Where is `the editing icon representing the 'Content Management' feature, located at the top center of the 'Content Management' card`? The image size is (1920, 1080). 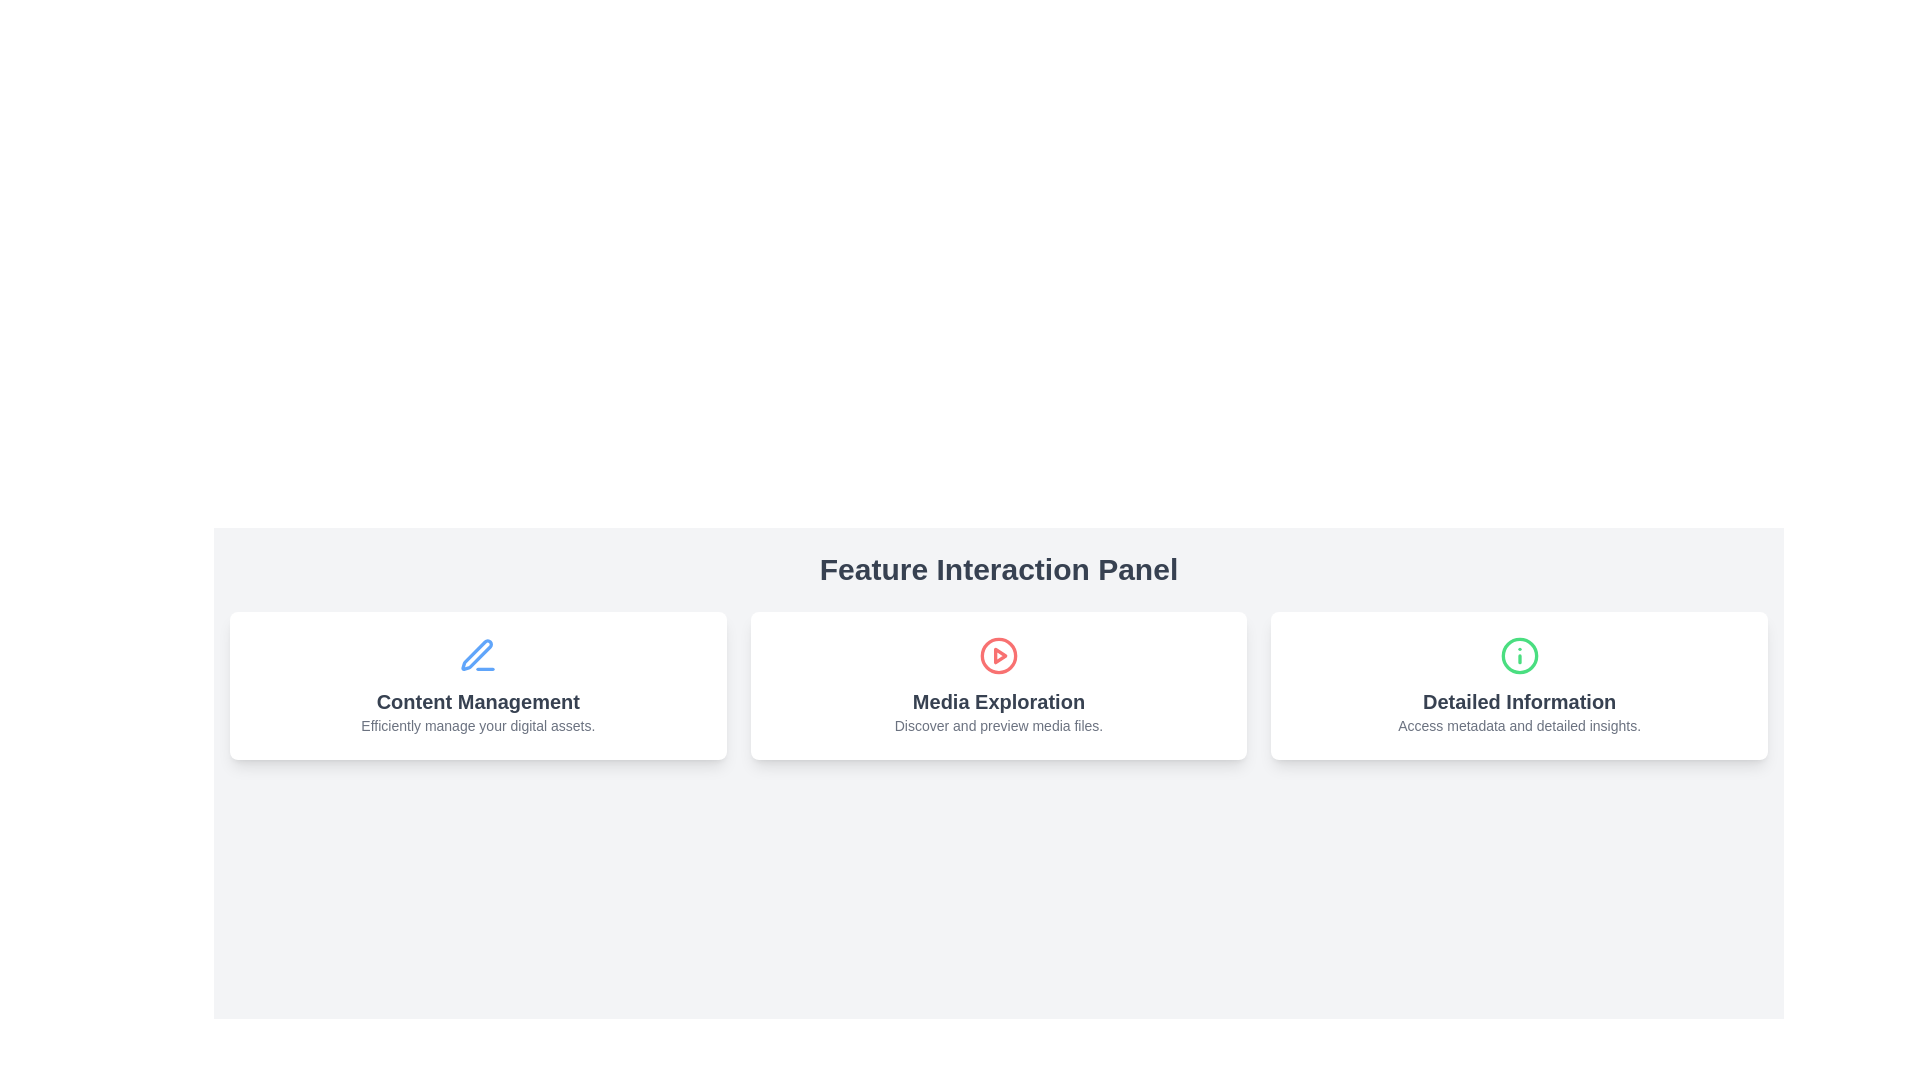
the editing icon representing the 'Content Management' feature, located at the top center of the 'Content Management' card is located at coordinates (477, 655).